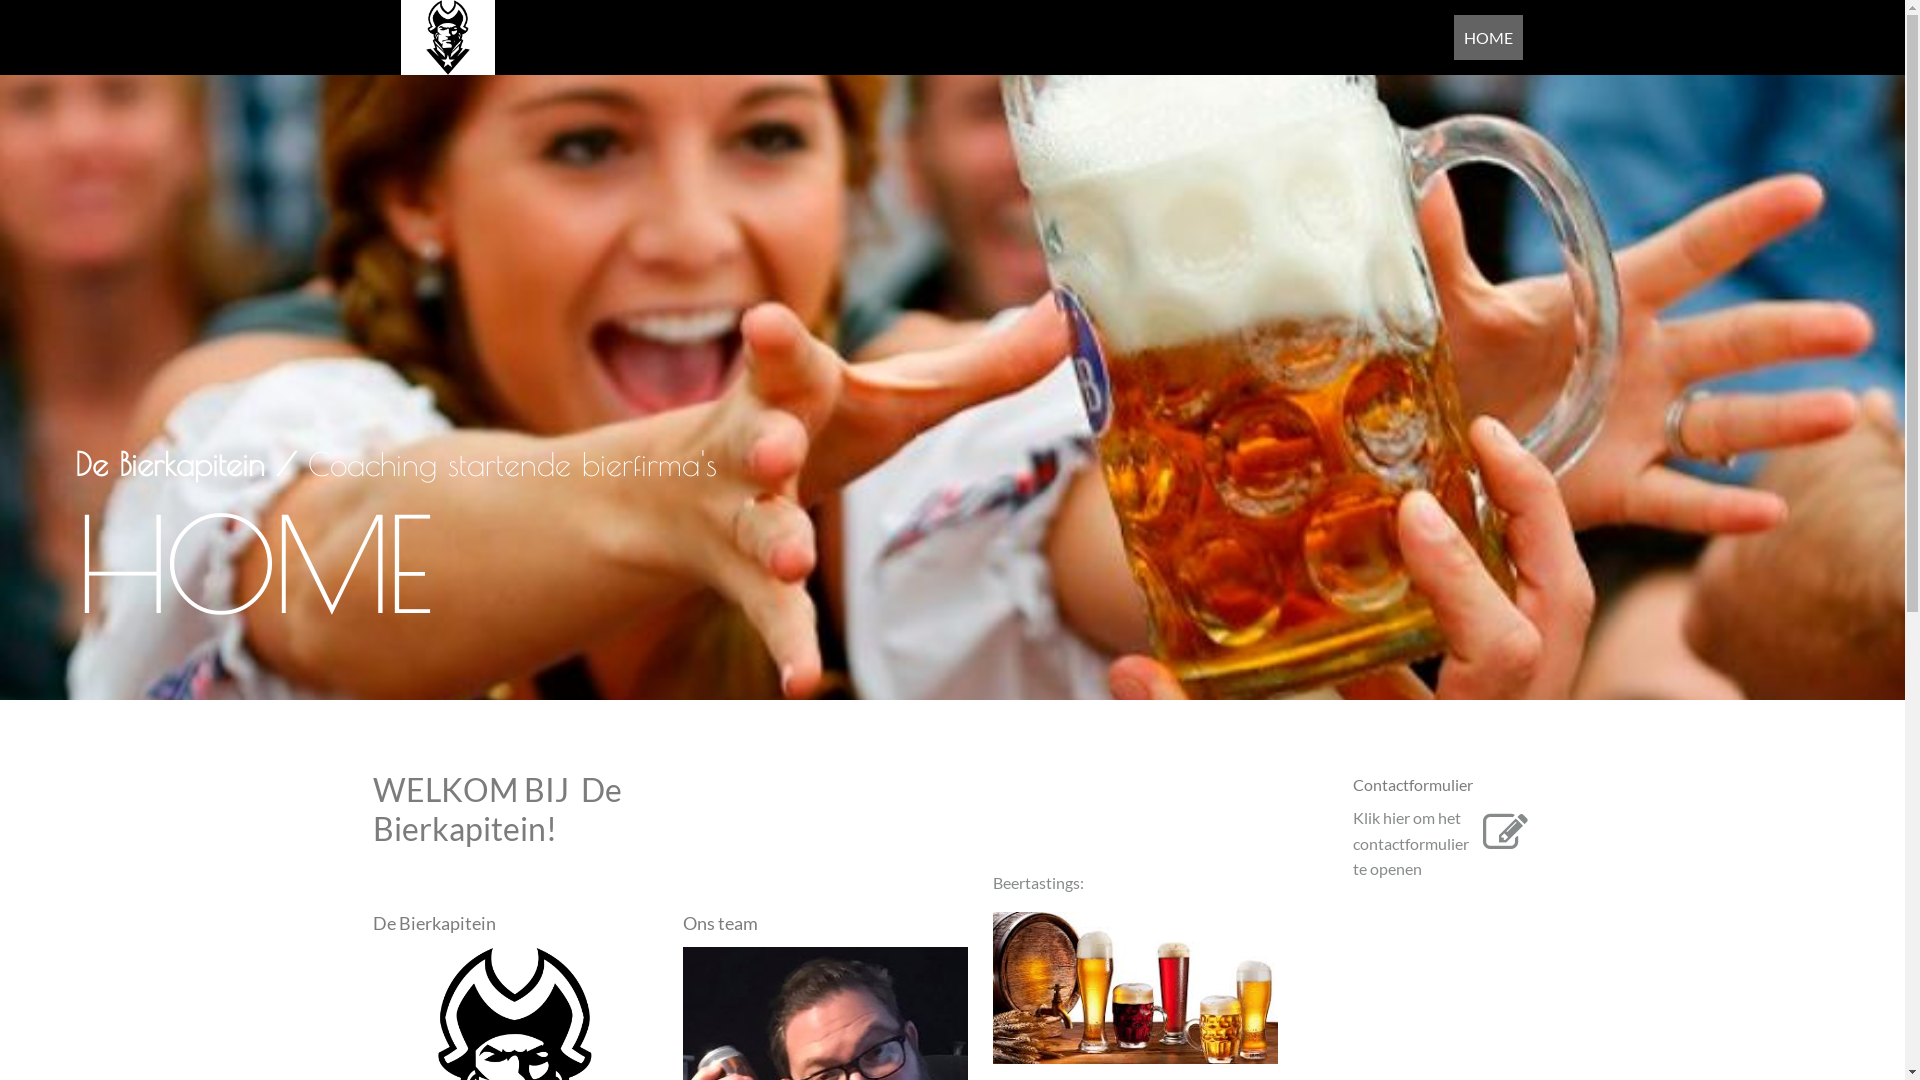 Image resolution: width=1920 pixels, height=1080 pixels. What do you see at coordinates (1488, 37) in the screenshot?
I see `'HOME'` at bounding box center [1488, 37].